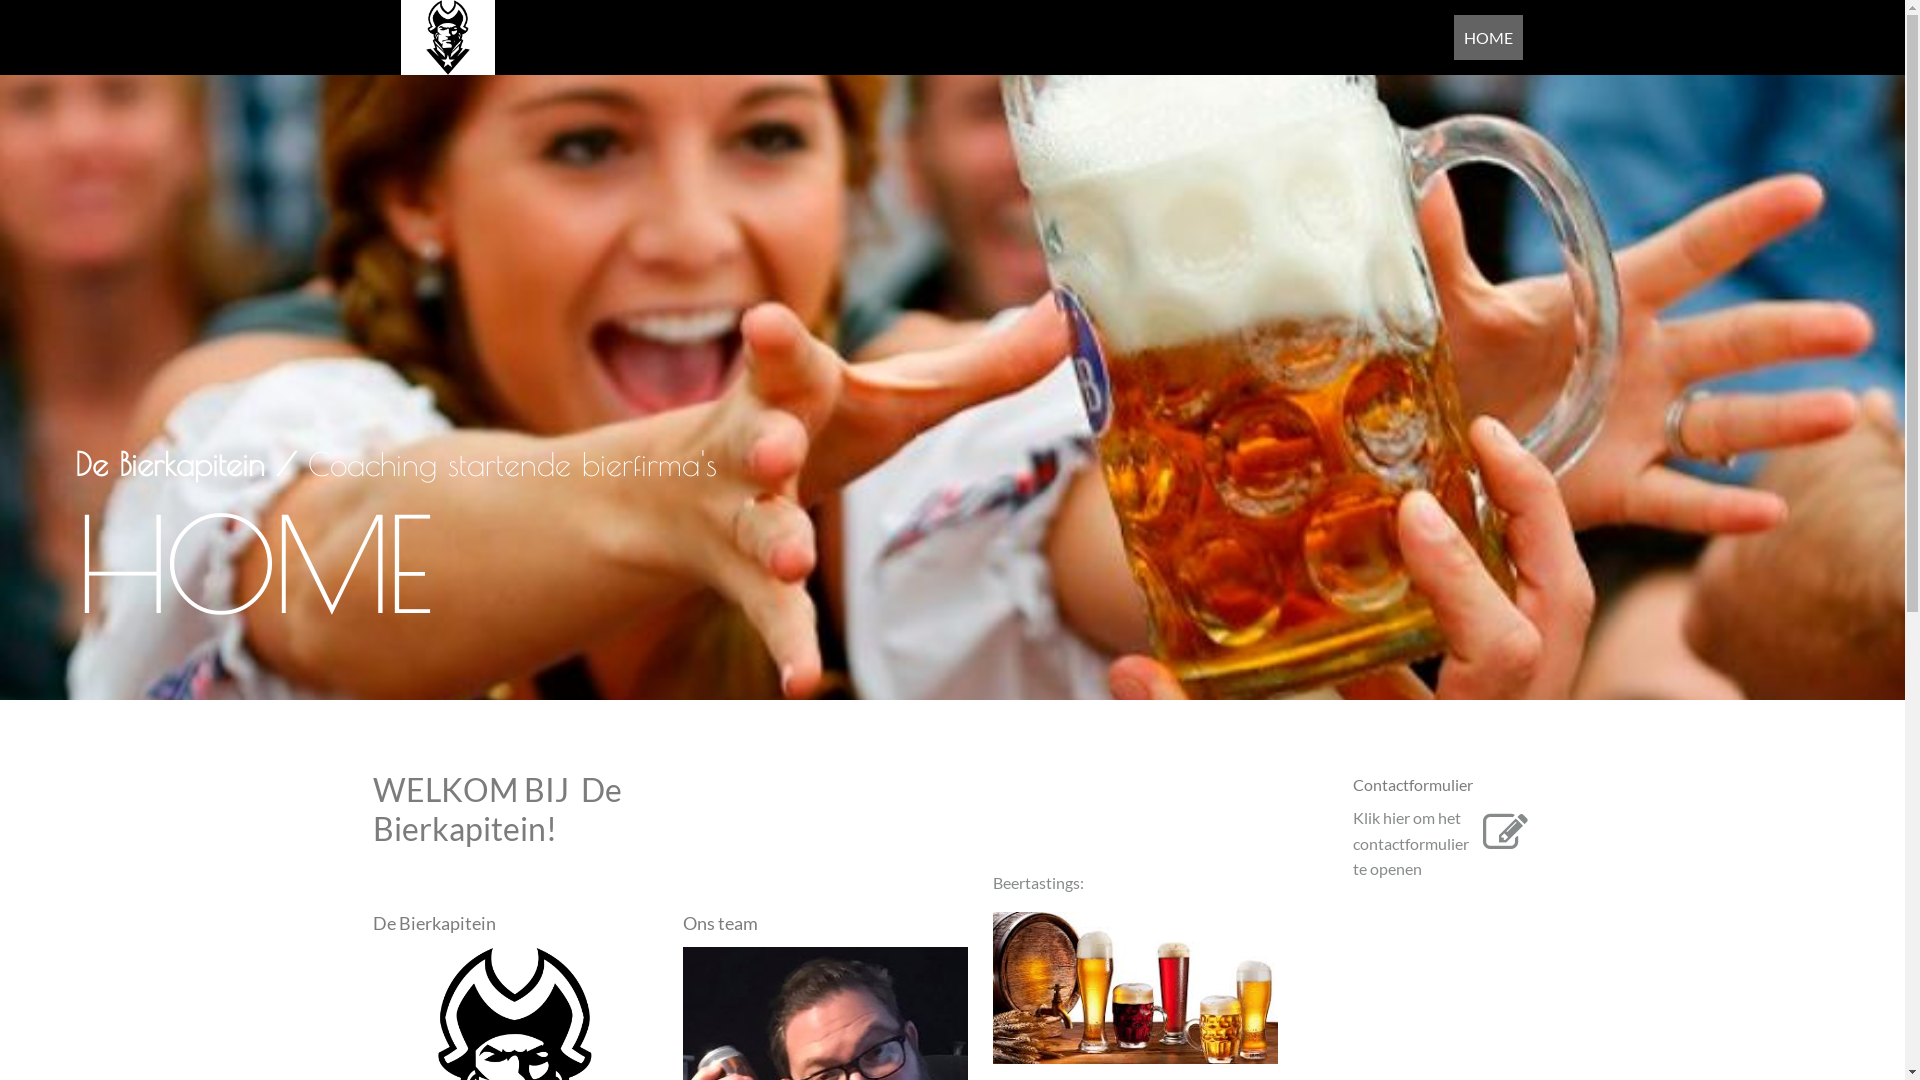 Image resolution: width=1920 pixels, height=1080 pixels. What do you see at coordinates (1488, 37) in the screenshot?
I see `'HOME'` at bounding box center [1488, 37].